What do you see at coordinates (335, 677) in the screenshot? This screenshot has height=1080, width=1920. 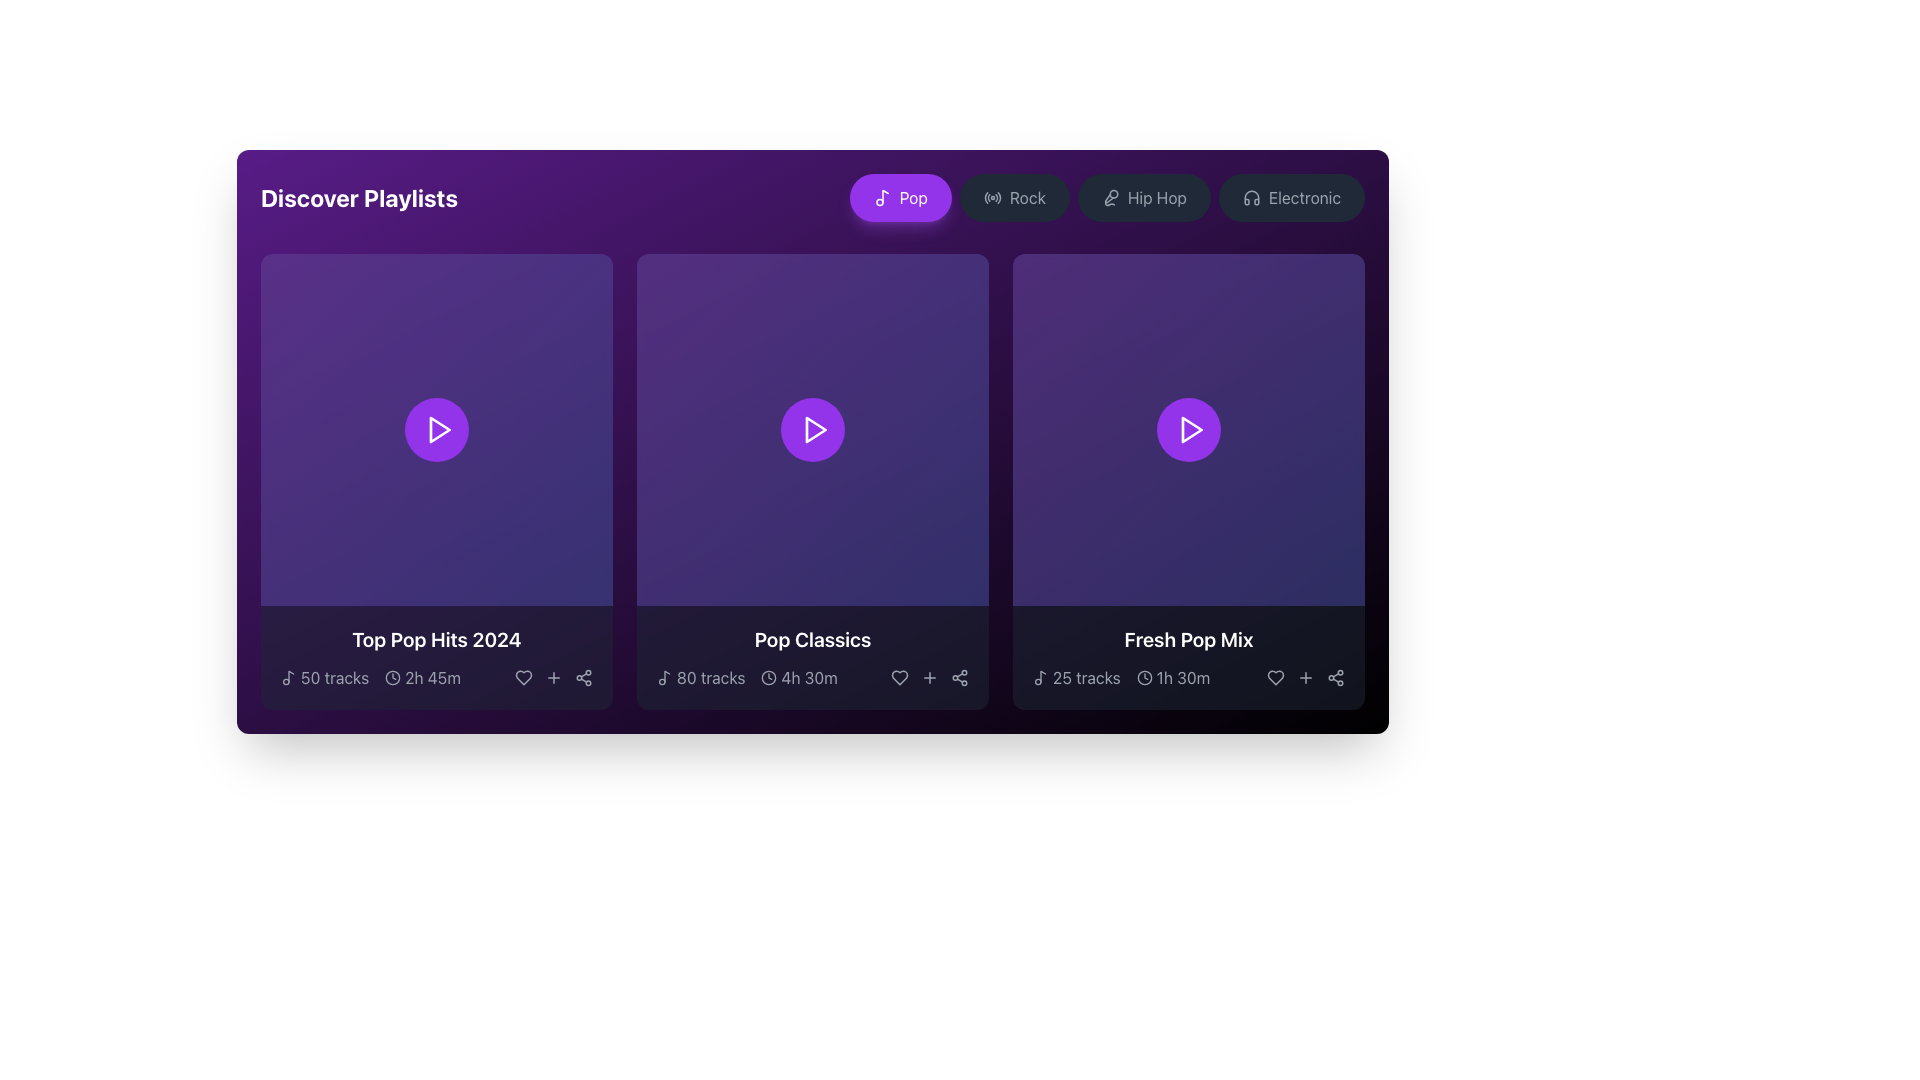 I see `the text label displaying '50 tracks' located in the first playlist card beneath the title 'Top Pop Hits 2024'` at bounding box center [335, 677].